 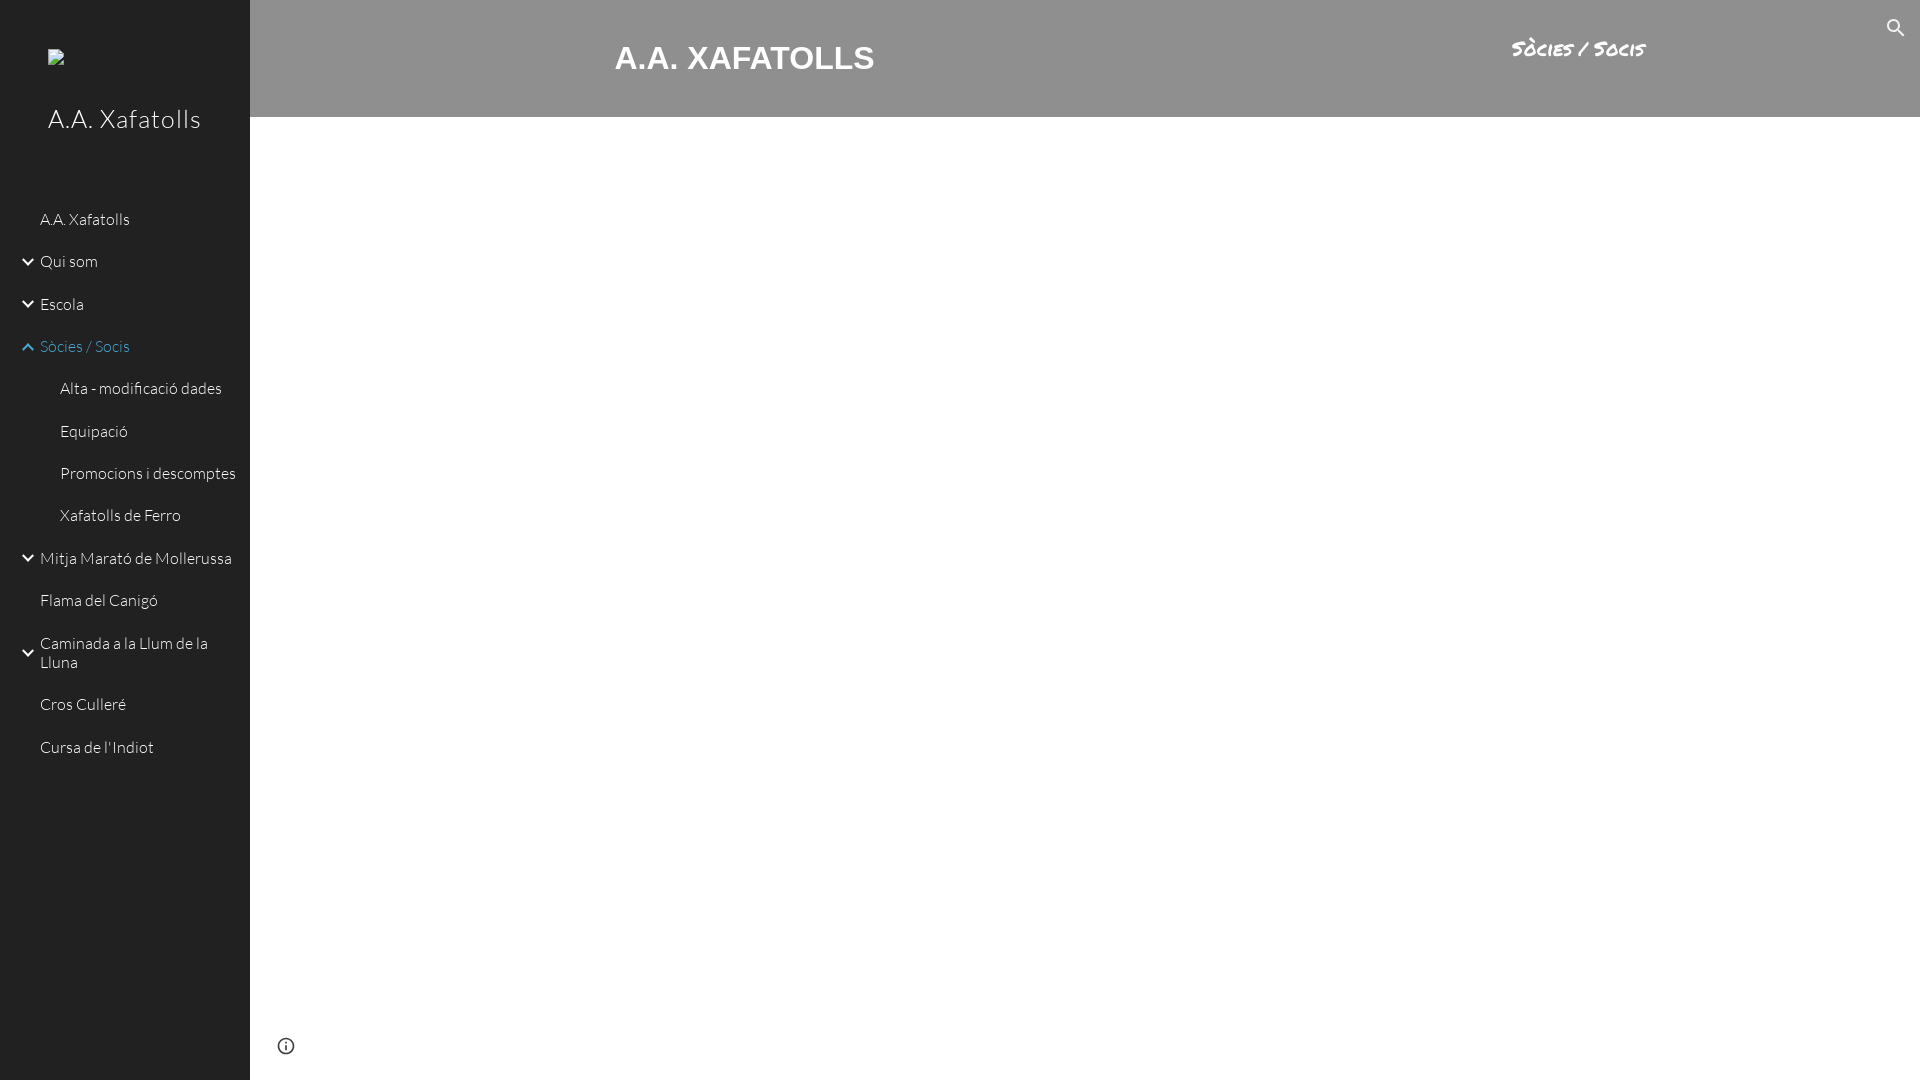 What do you see at coordinates (136, 747) in the screenshot?
I see `'Cursa de l'Indiot'` at bounding box center [136, 747].